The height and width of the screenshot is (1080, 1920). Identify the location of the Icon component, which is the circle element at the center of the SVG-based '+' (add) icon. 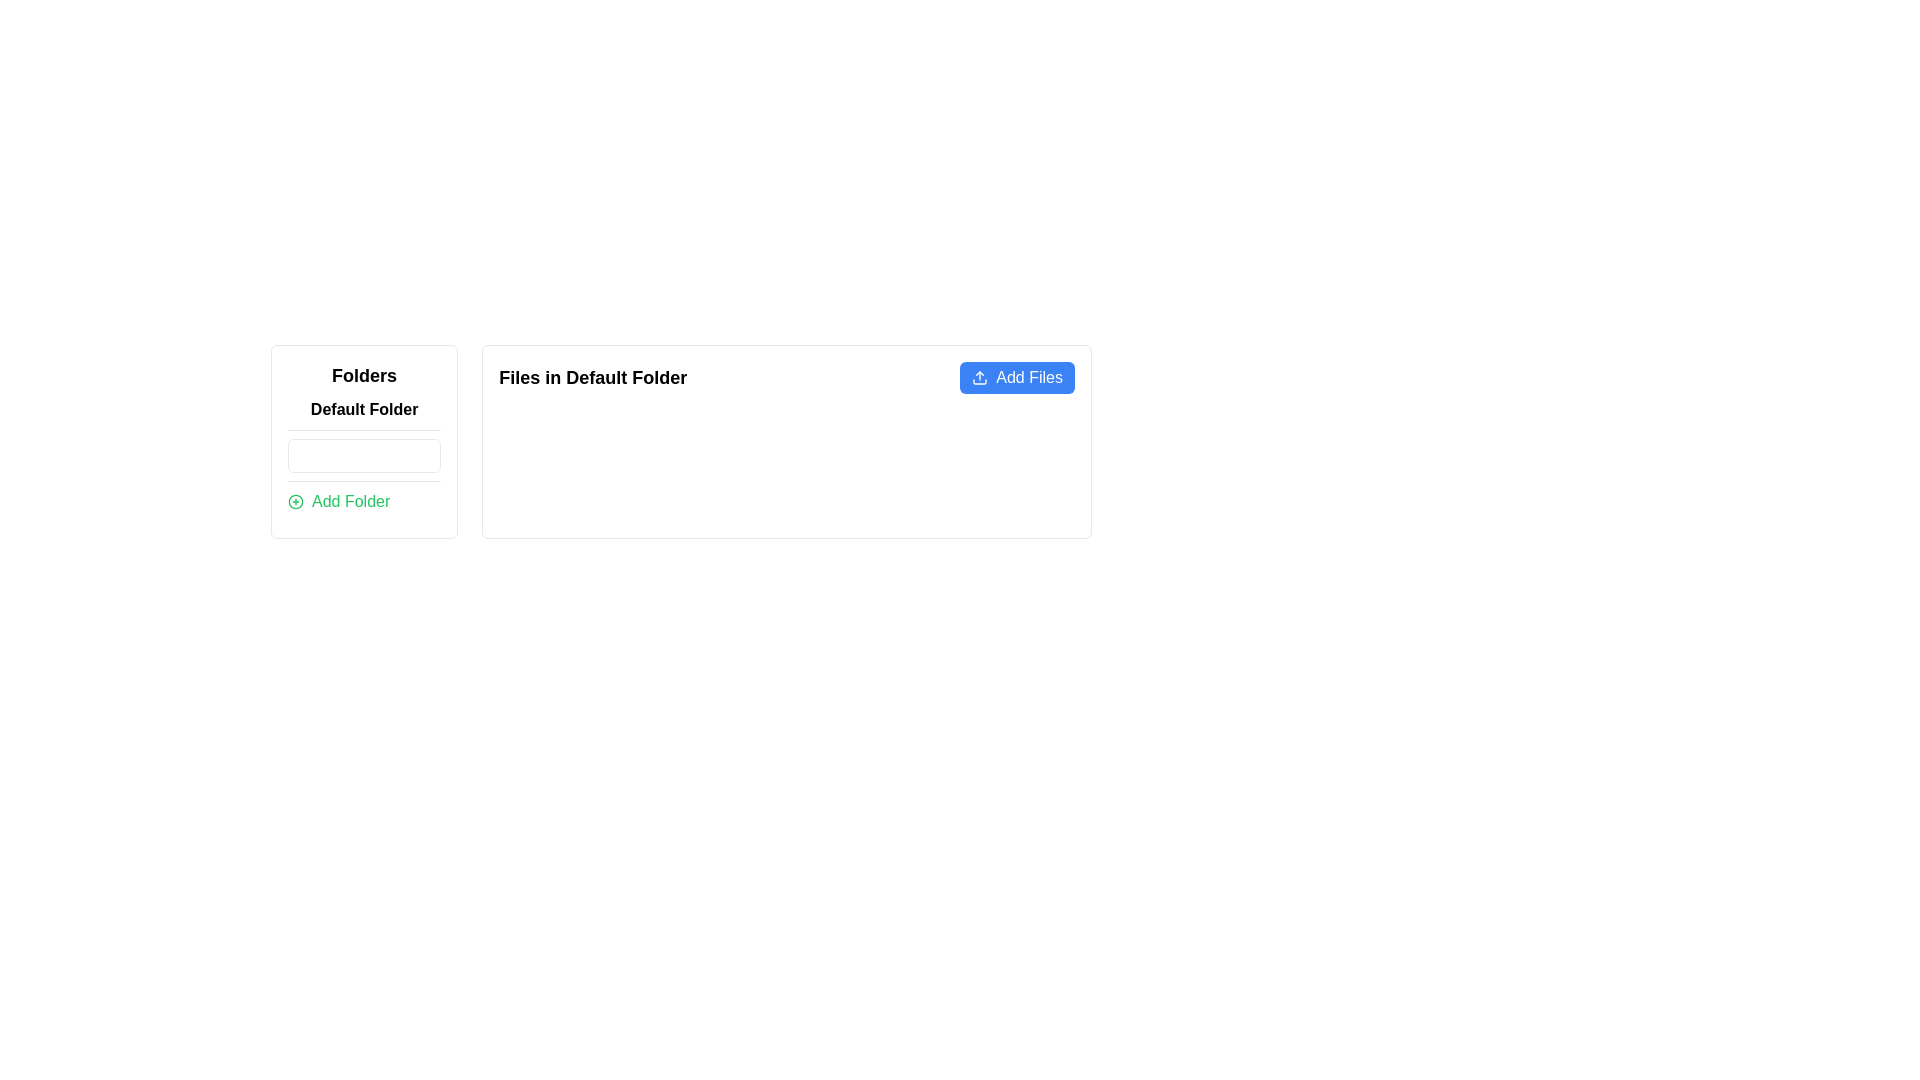
(295, 500).